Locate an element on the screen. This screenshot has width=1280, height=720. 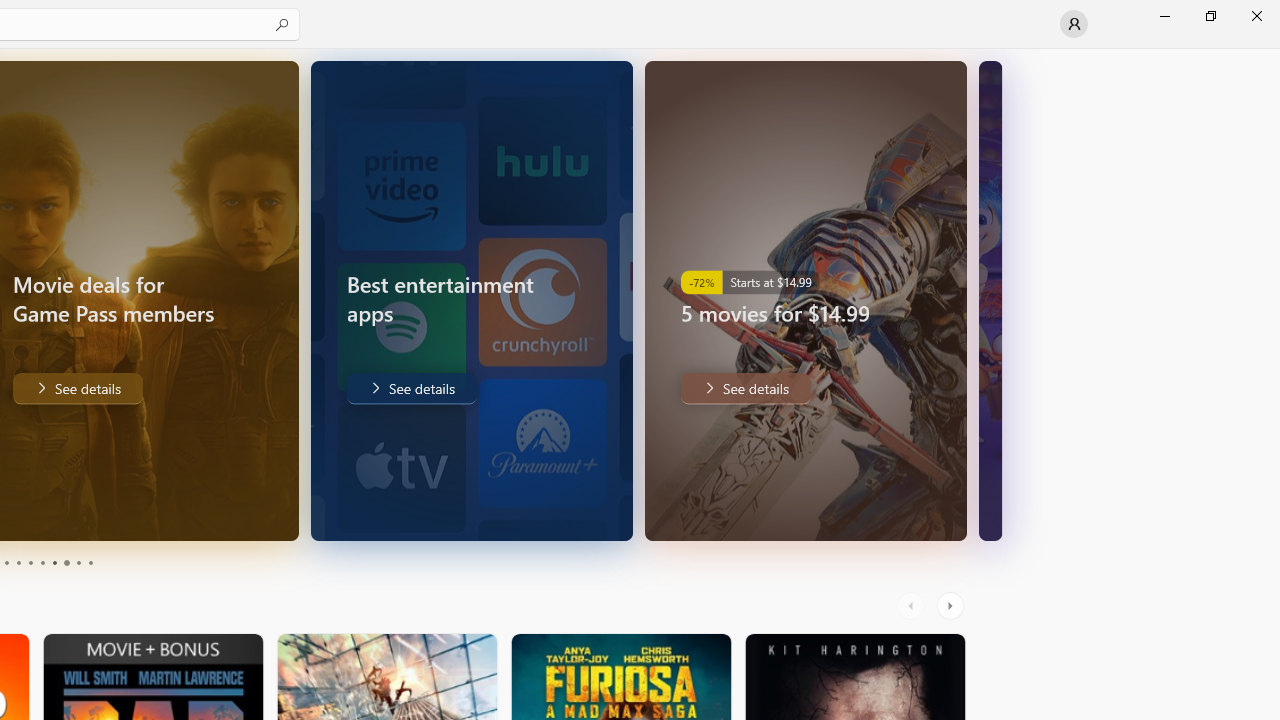
'AutomationID: RightScrollButton' is located at coordinates (951, 605).